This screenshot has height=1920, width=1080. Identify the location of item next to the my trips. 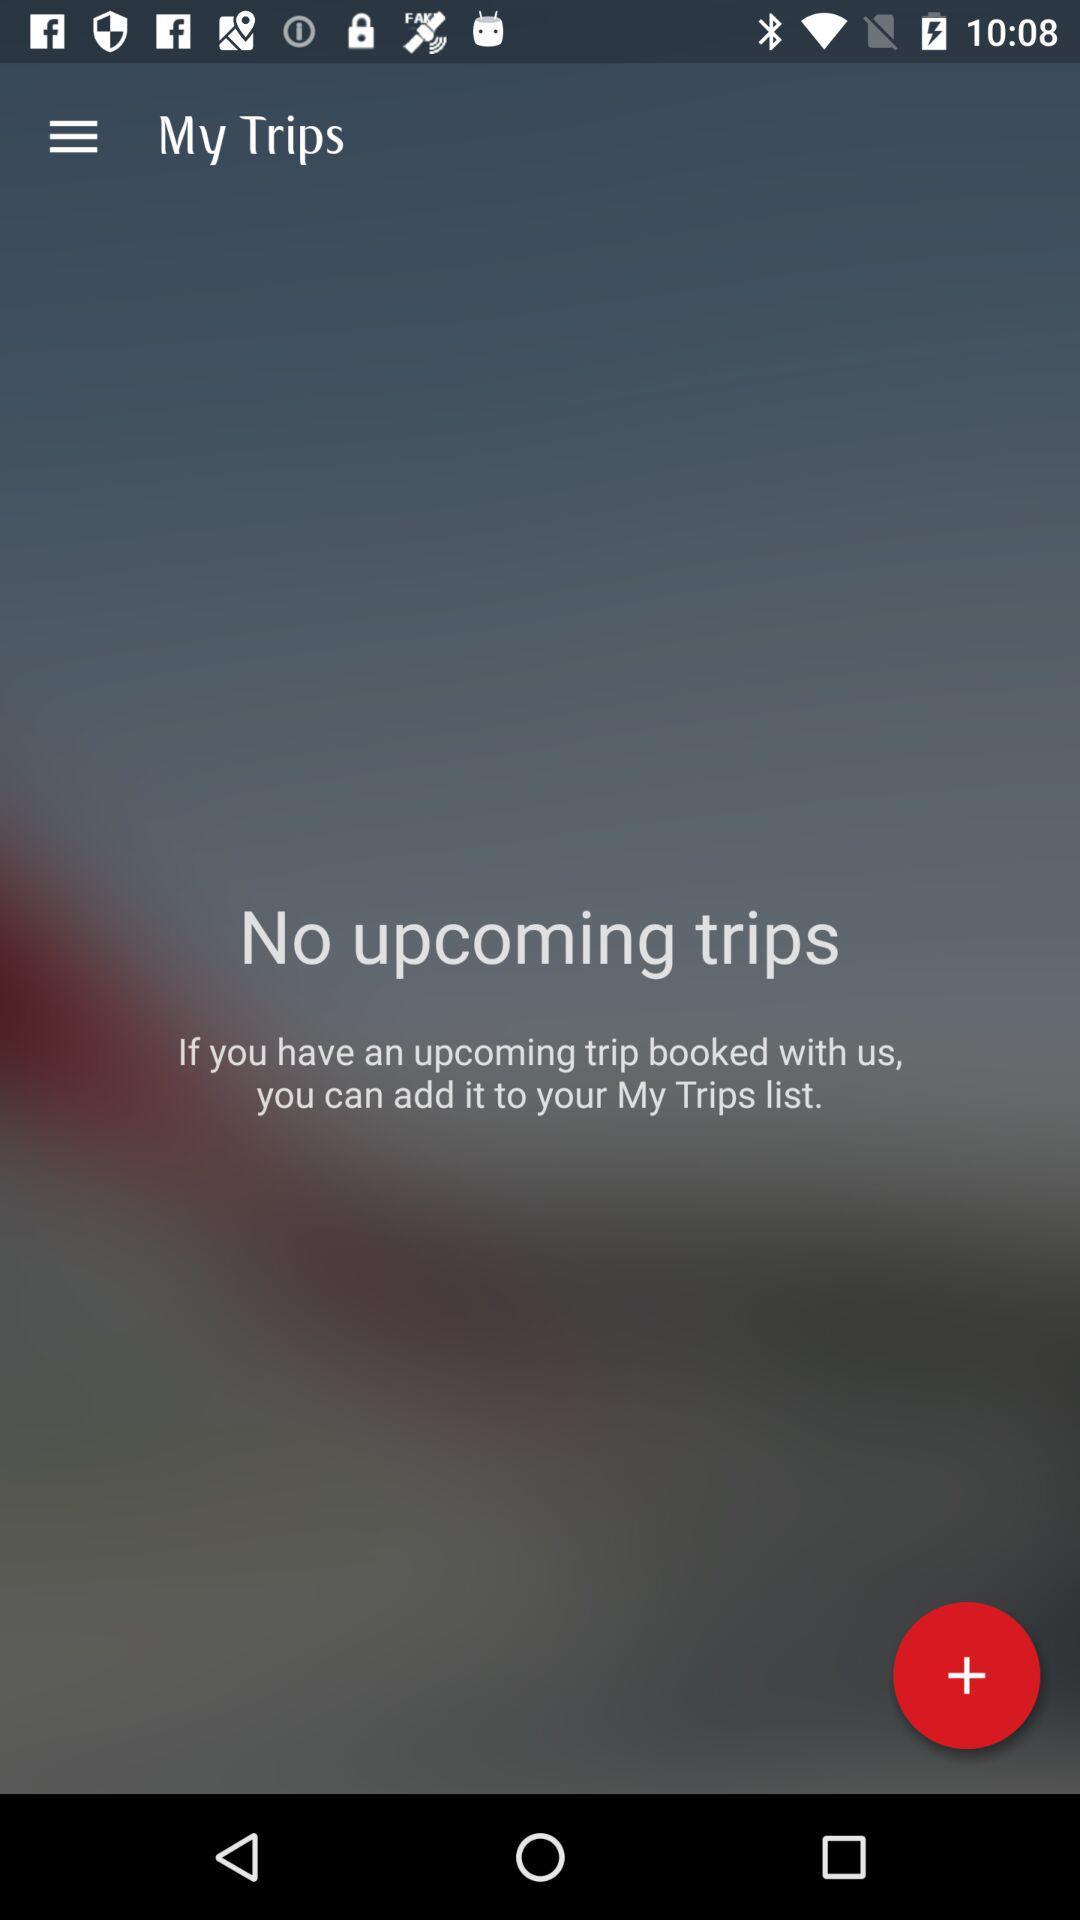
(72, 135).